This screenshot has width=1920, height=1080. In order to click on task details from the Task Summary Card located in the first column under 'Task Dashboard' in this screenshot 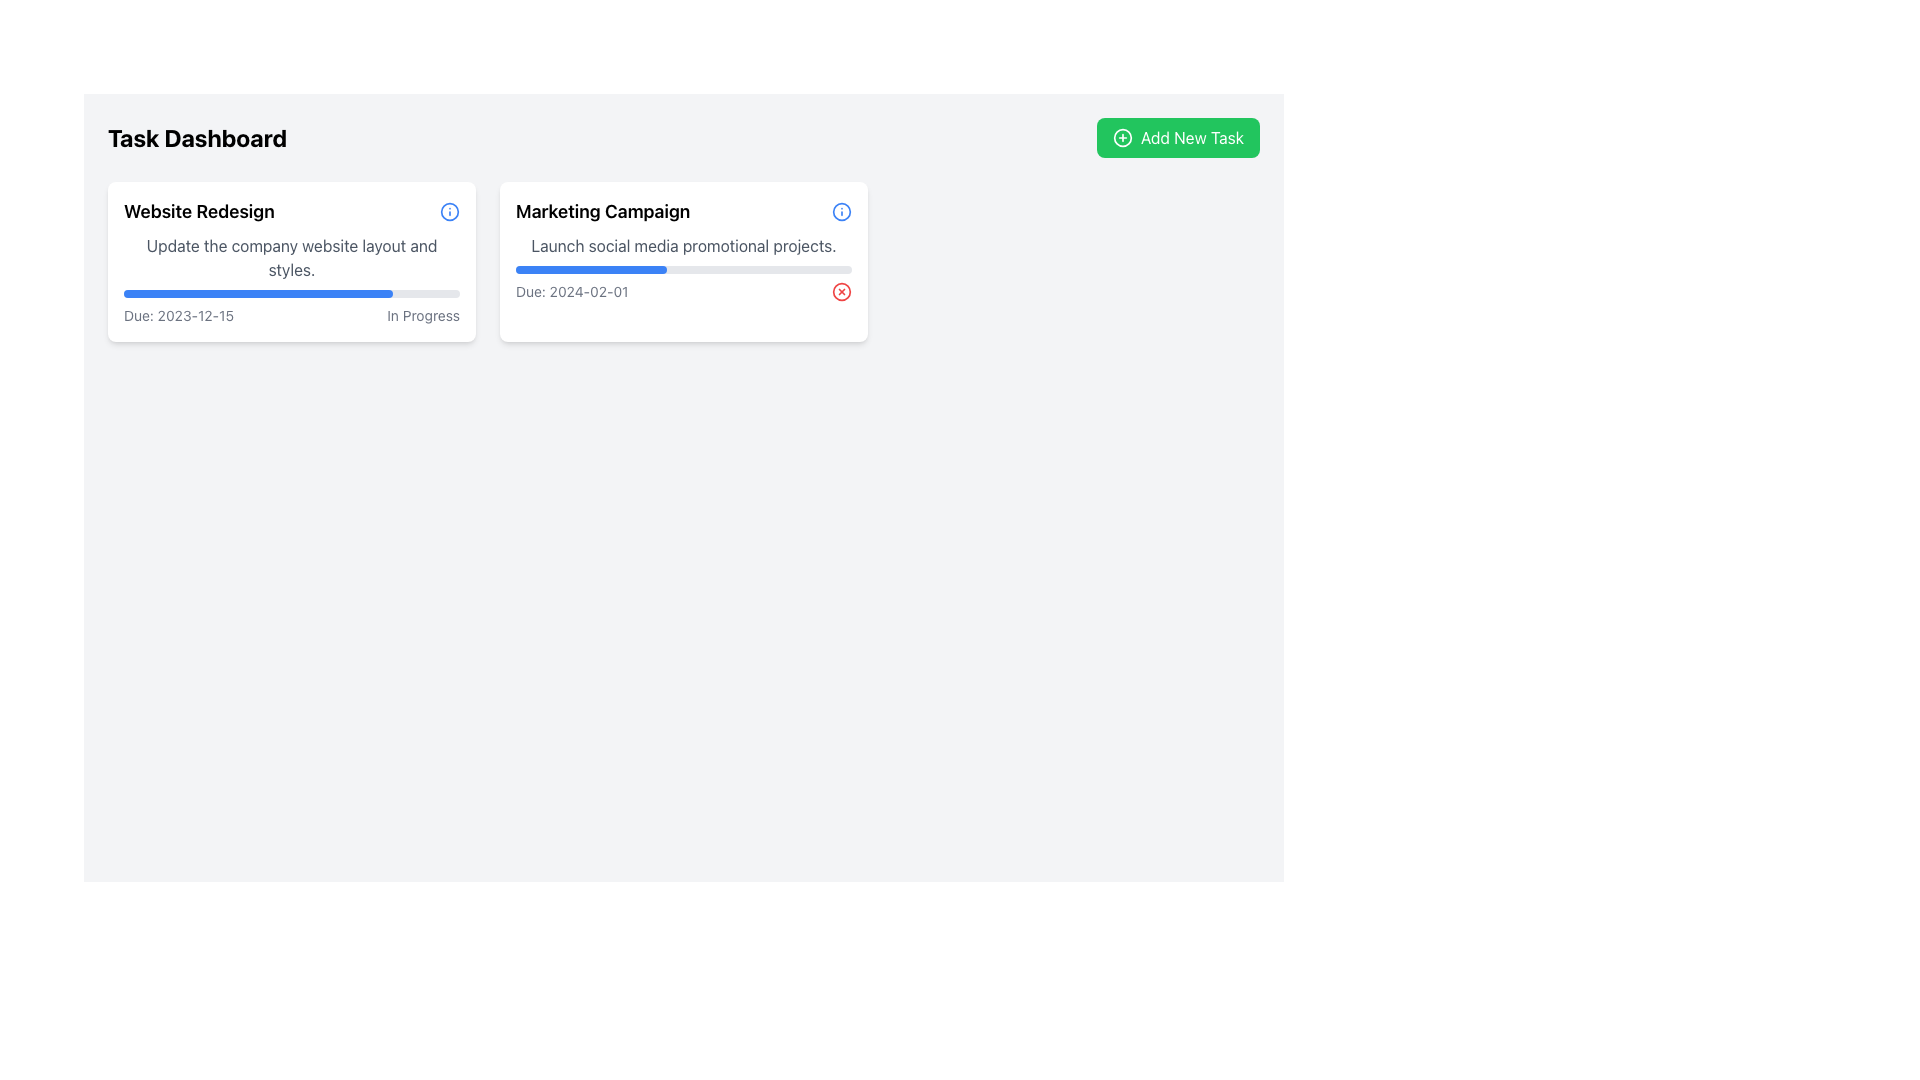, I will do `click(291, 261)`.